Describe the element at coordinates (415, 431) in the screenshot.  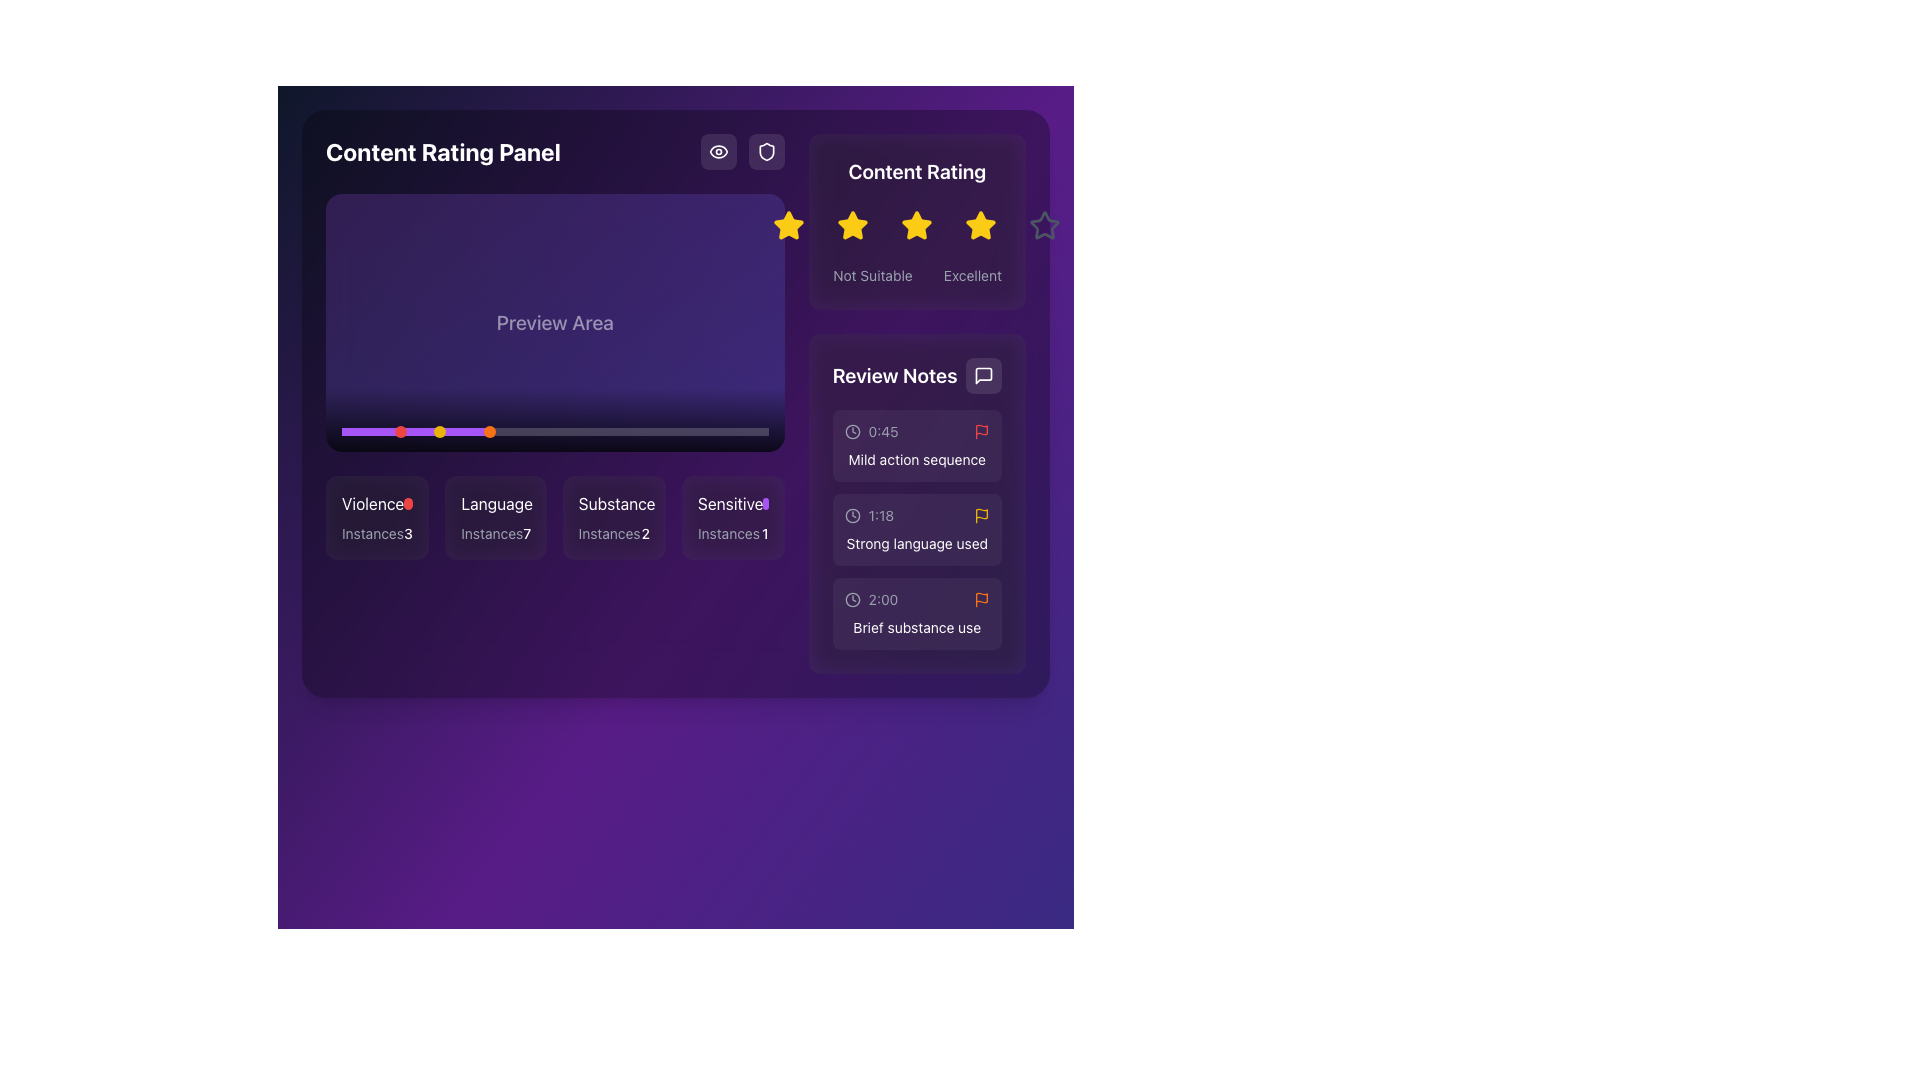
I see `the leftmost segment of the progress bar located near the bottom center of the panel` at that location.